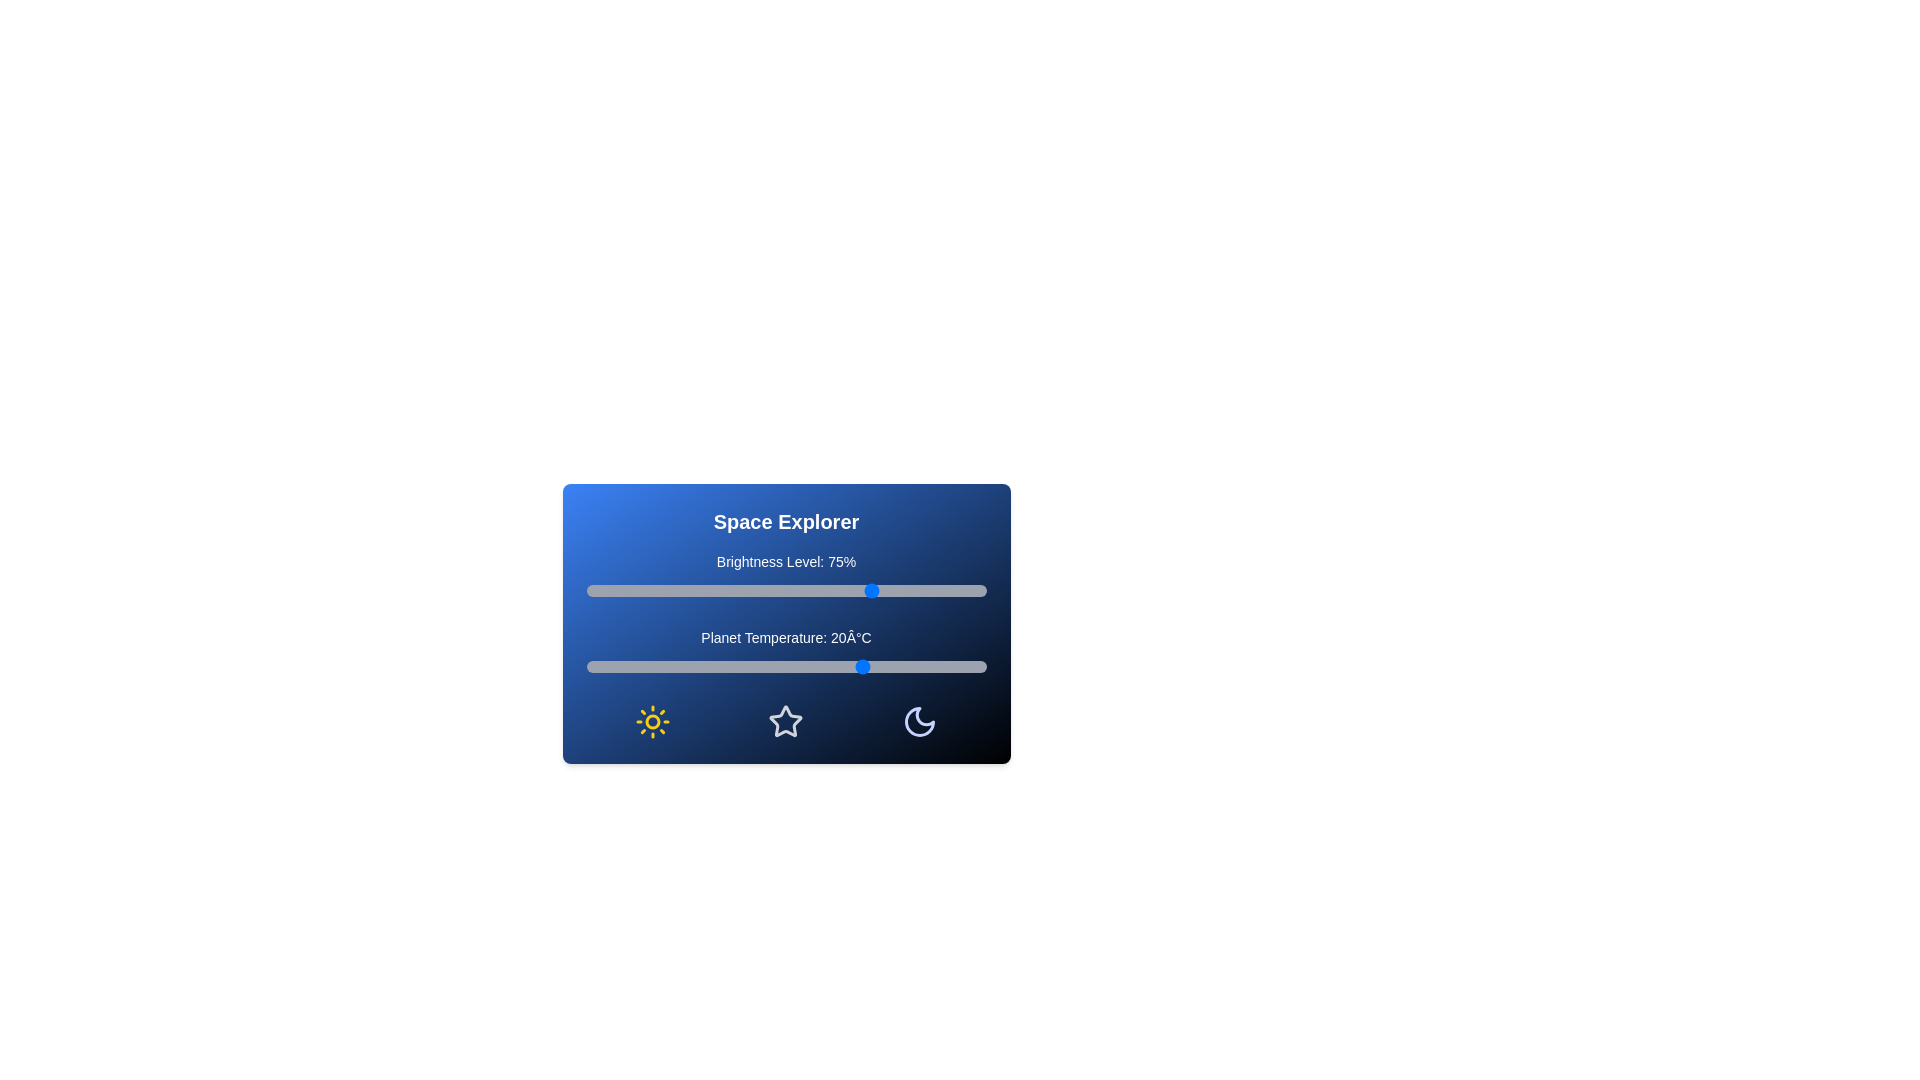 The width and height of the screenshot is (1920, 1080). What do you see at coordinates (901, 667) in the screenshot?
I see `the planet temperature slider to 29°C` at bounding box center [901, 667].